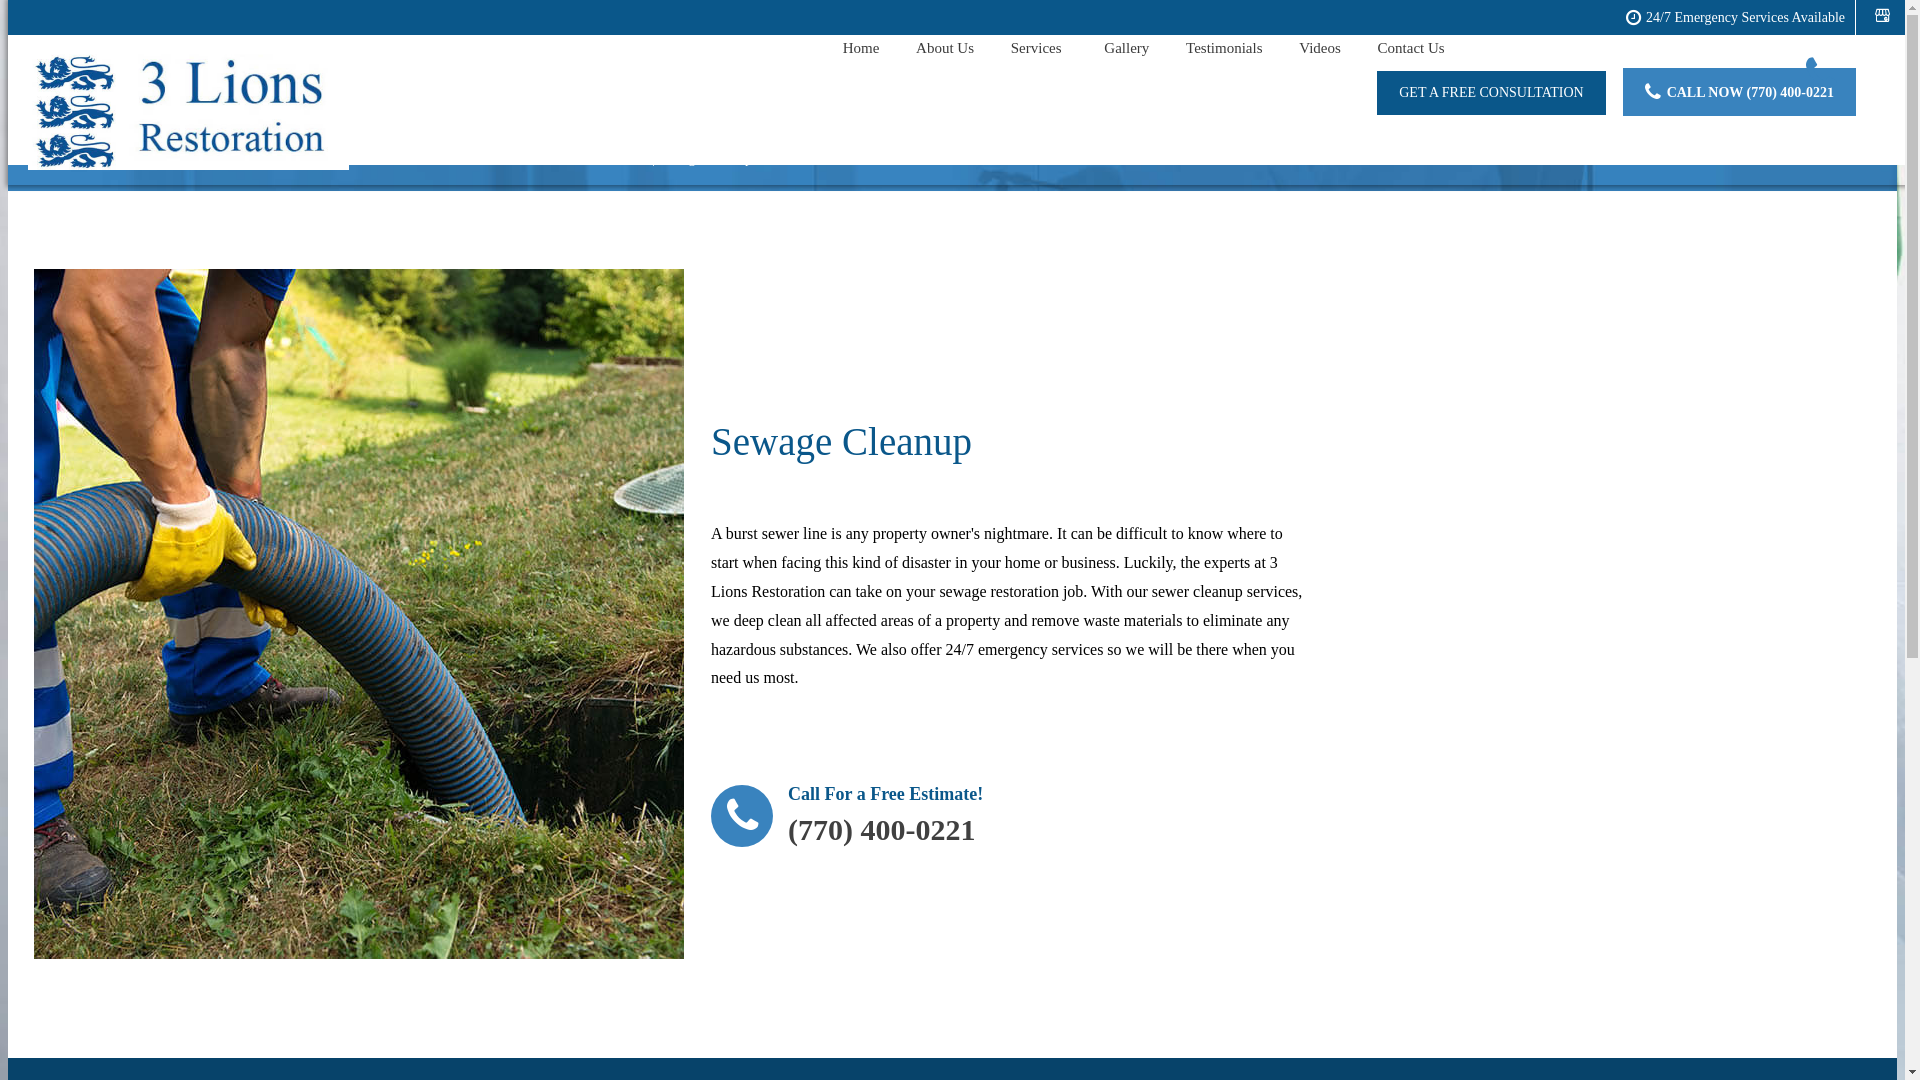 The height and width of the screenshot is (1080, 1920). I want to click on 'CALL NOW (770) 400-0221', so click(1738, 92).